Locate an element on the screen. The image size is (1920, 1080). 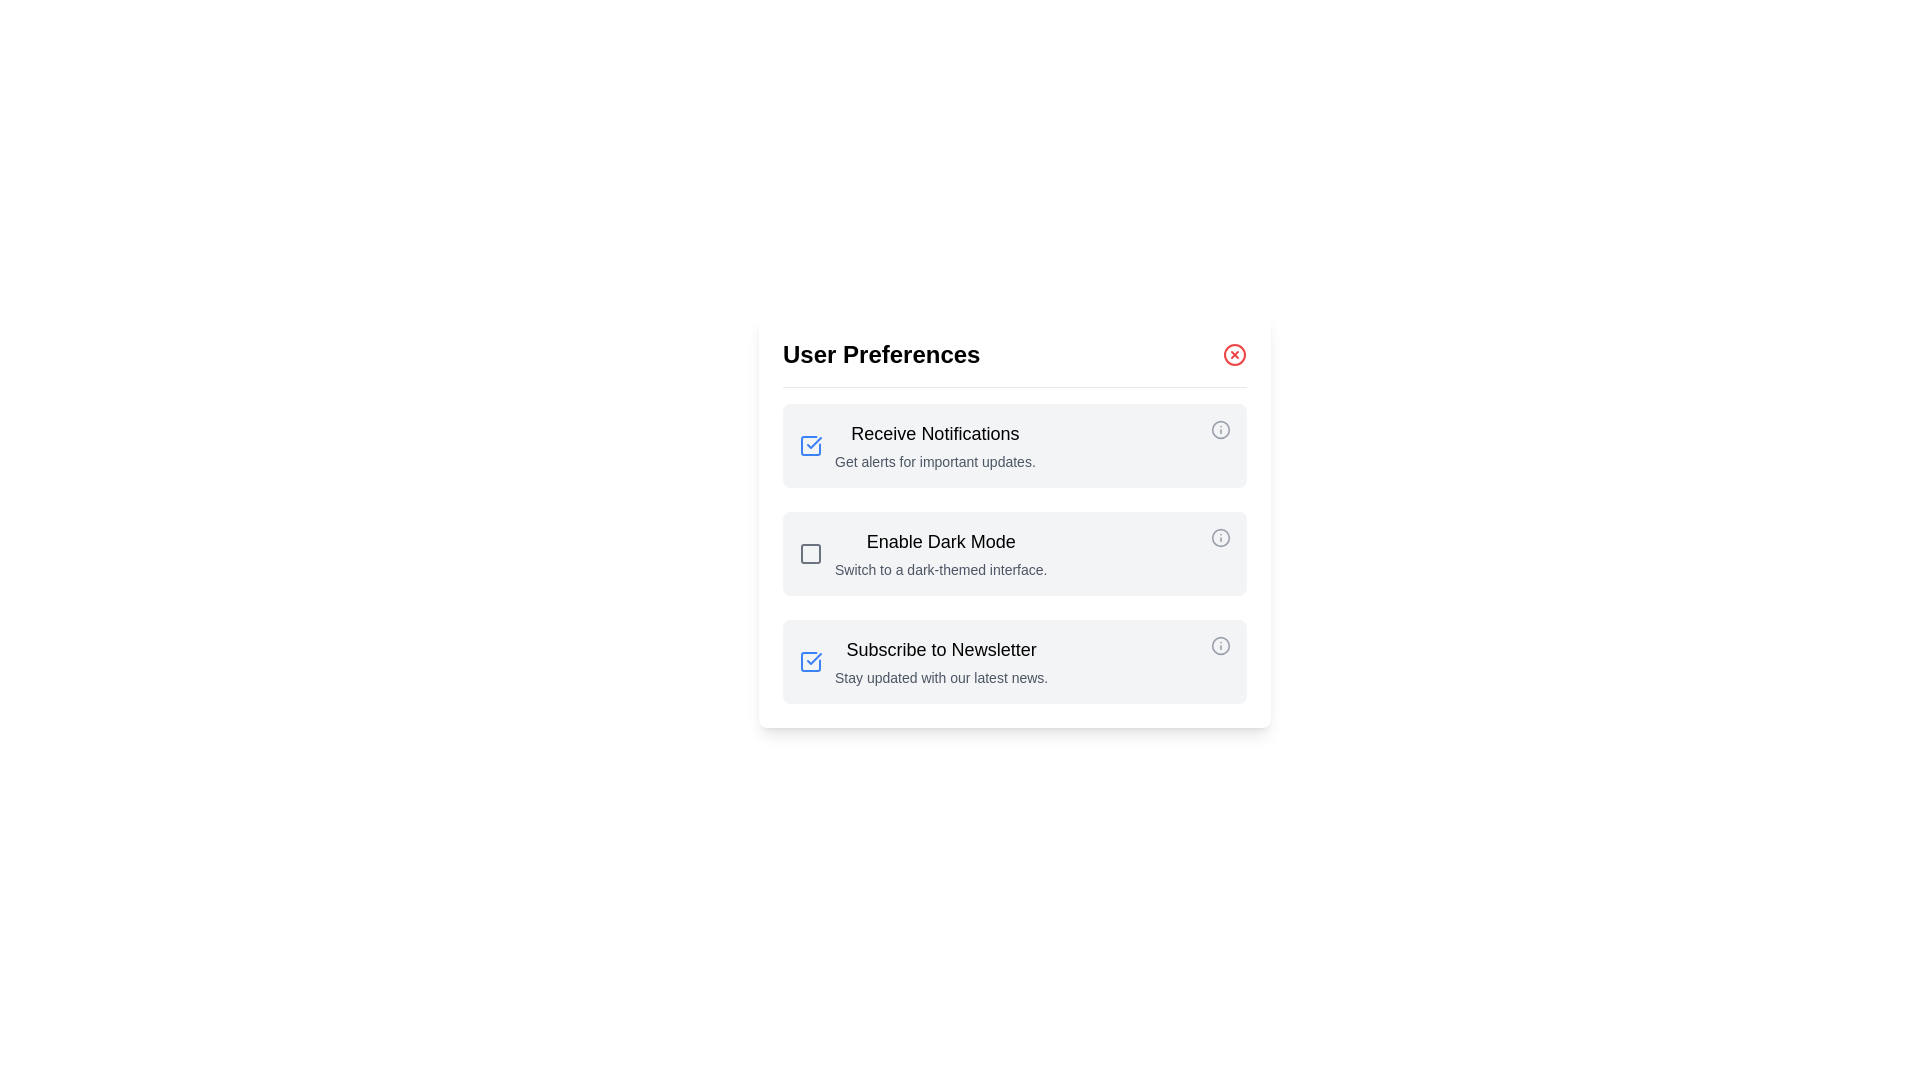
the dark mode preference option which consists of a checkbox, title, and description, located in the second position of three vertically stacked options is located at coordinates (1014, 520).